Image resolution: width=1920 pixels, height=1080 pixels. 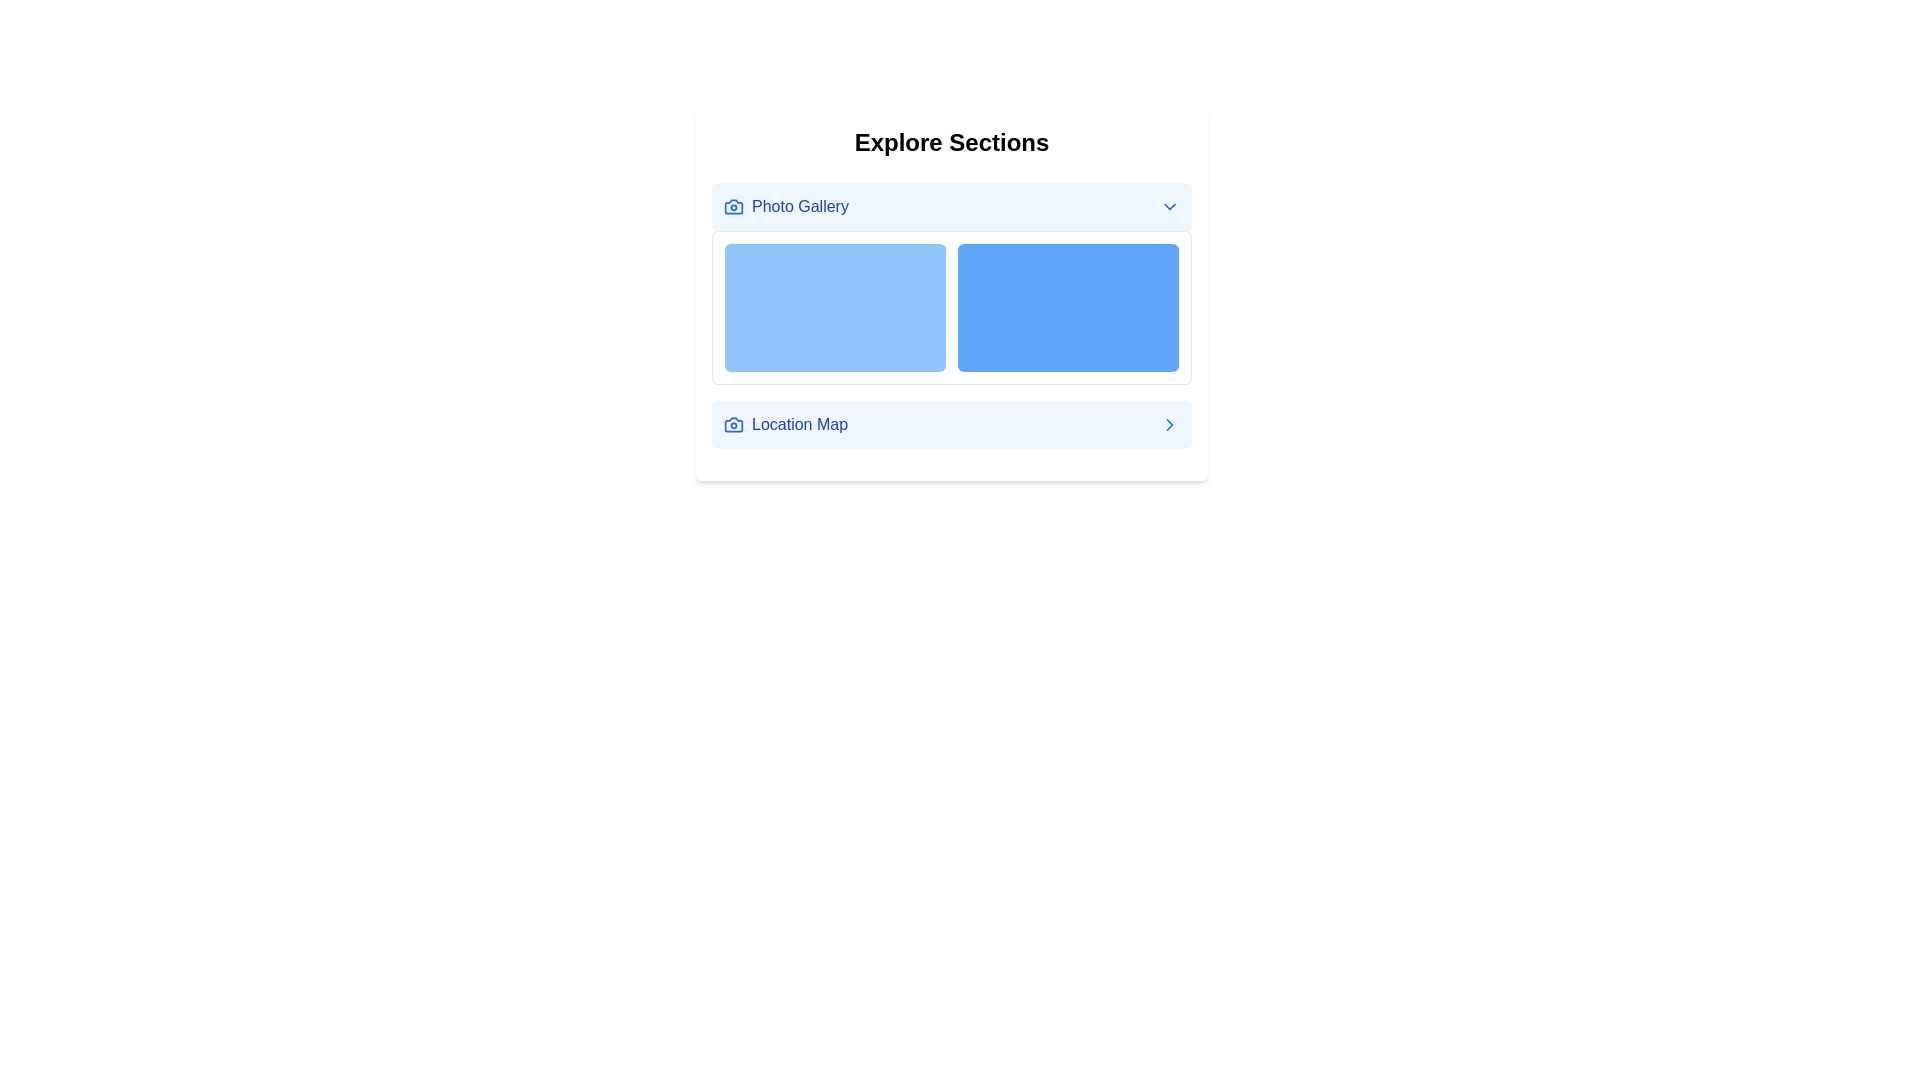 I want to click on keyboard navigation, so click(x=1170, y=423).